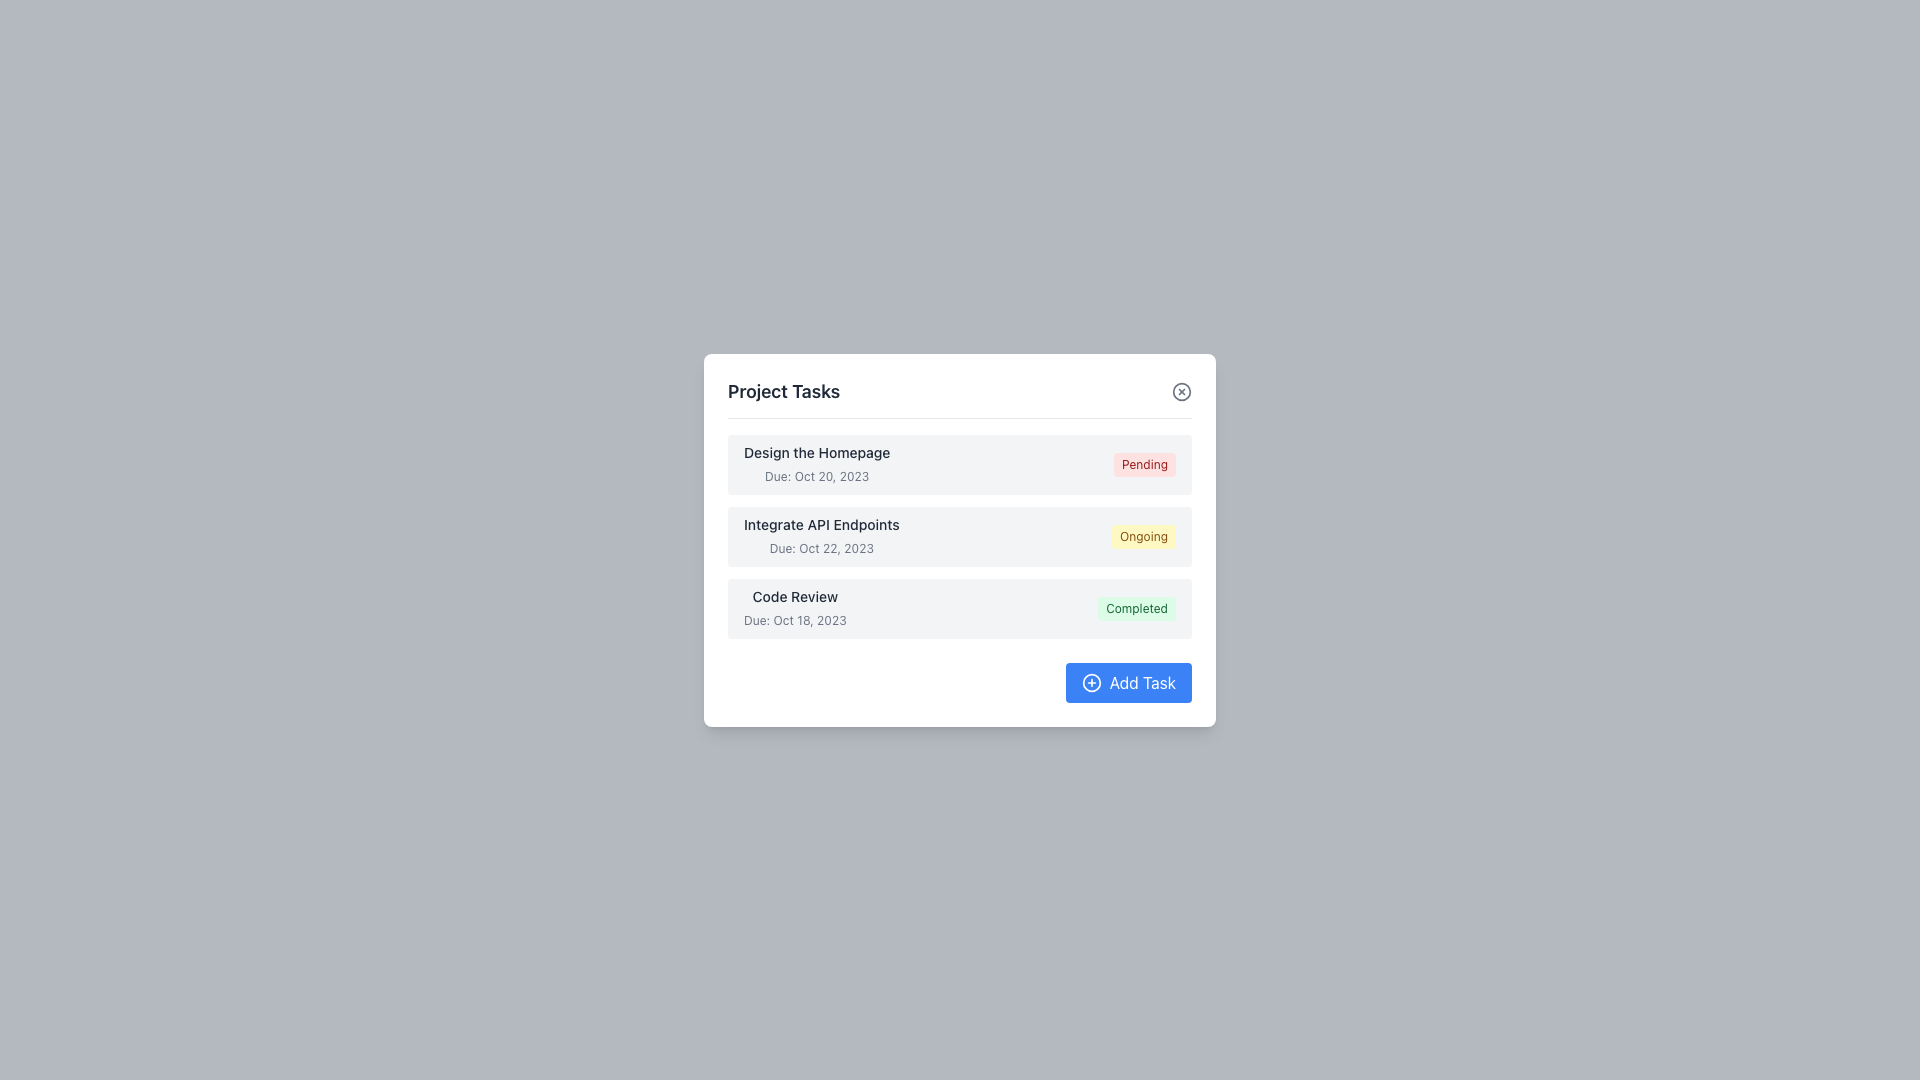 The width and height of the screenshot is (1920, 1080). Describe the element at coordinates (1128, 681) in the screenshot. I see `the 'Add Task' button located at the bottom right corner of the 'Project Tasks' panel to observe hover changes` at that location.